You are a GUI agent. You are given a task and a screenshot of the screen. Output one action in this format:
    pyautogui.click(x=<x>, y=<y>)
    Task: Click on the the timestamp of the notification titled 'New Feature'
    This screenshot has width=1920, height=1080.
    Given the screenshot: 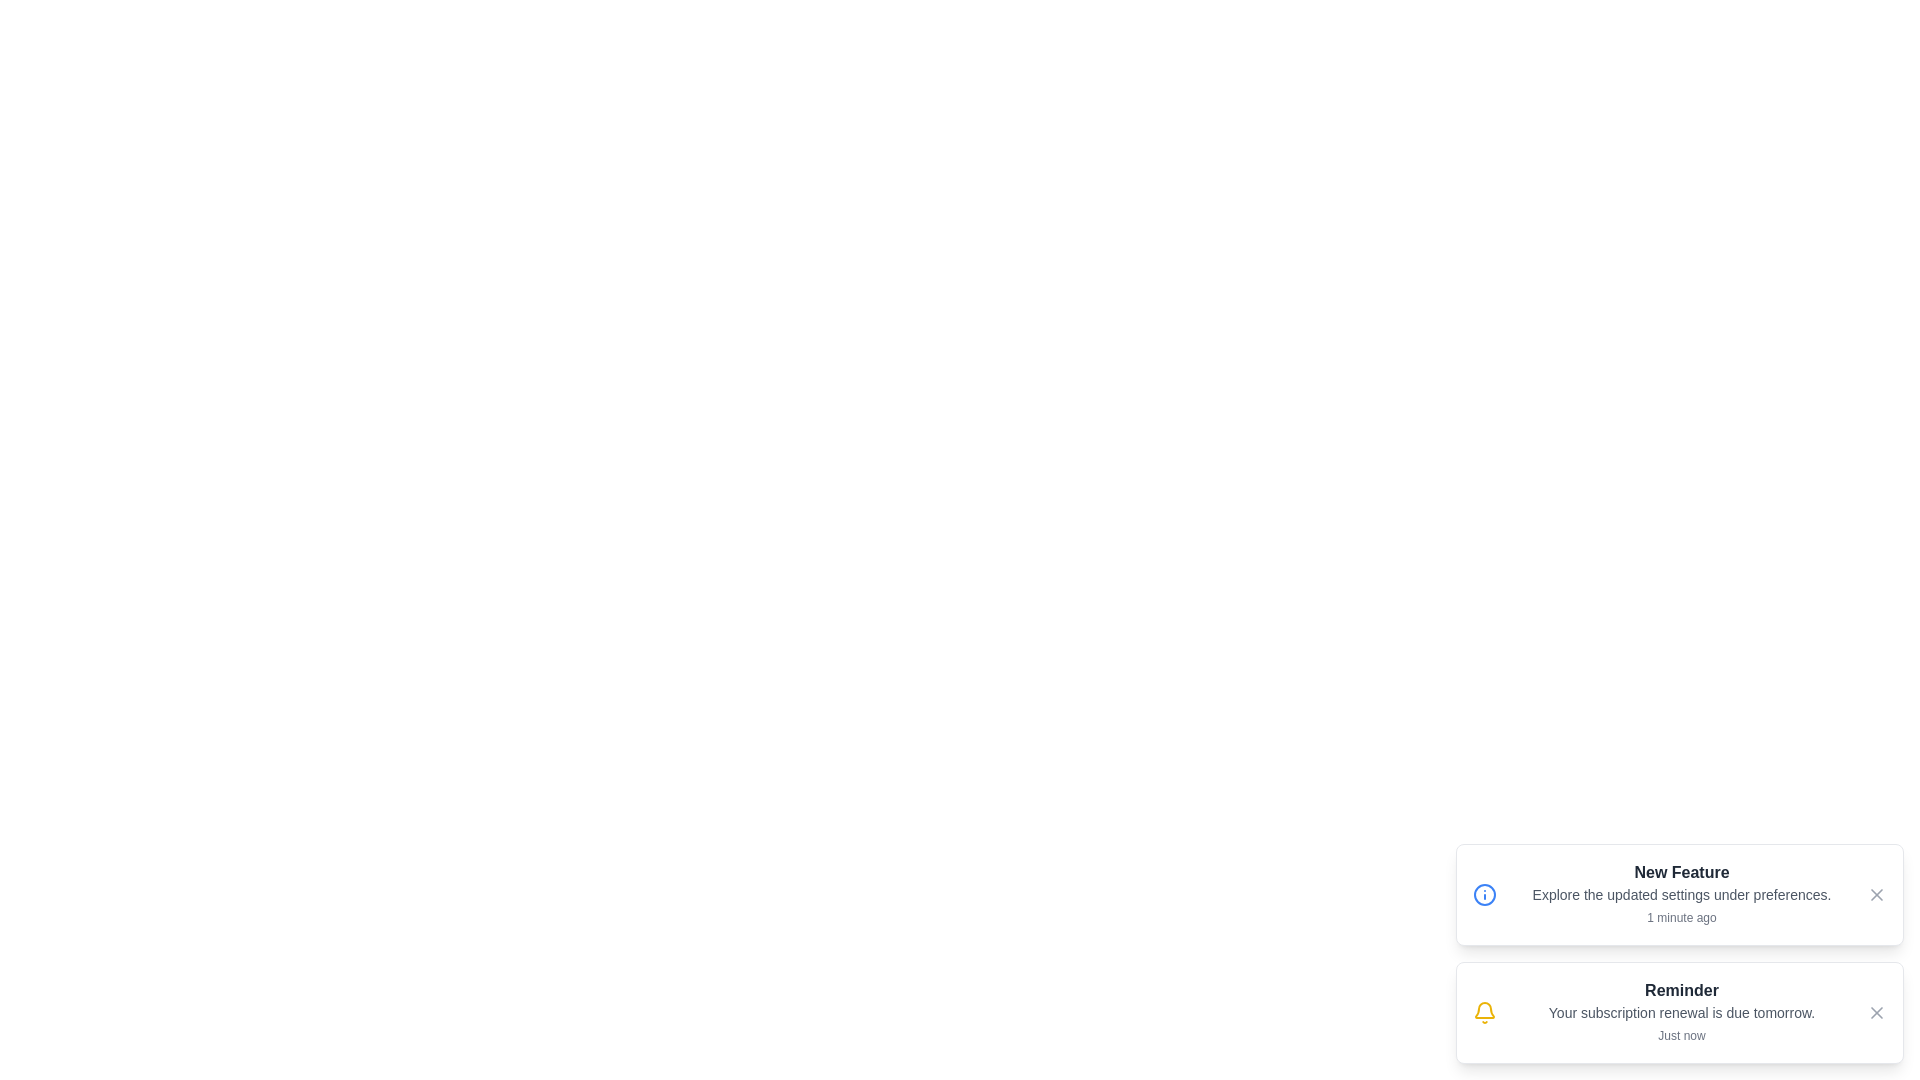 What is the action you would take?
    pyautogui.click(x=1680, y=918)
    